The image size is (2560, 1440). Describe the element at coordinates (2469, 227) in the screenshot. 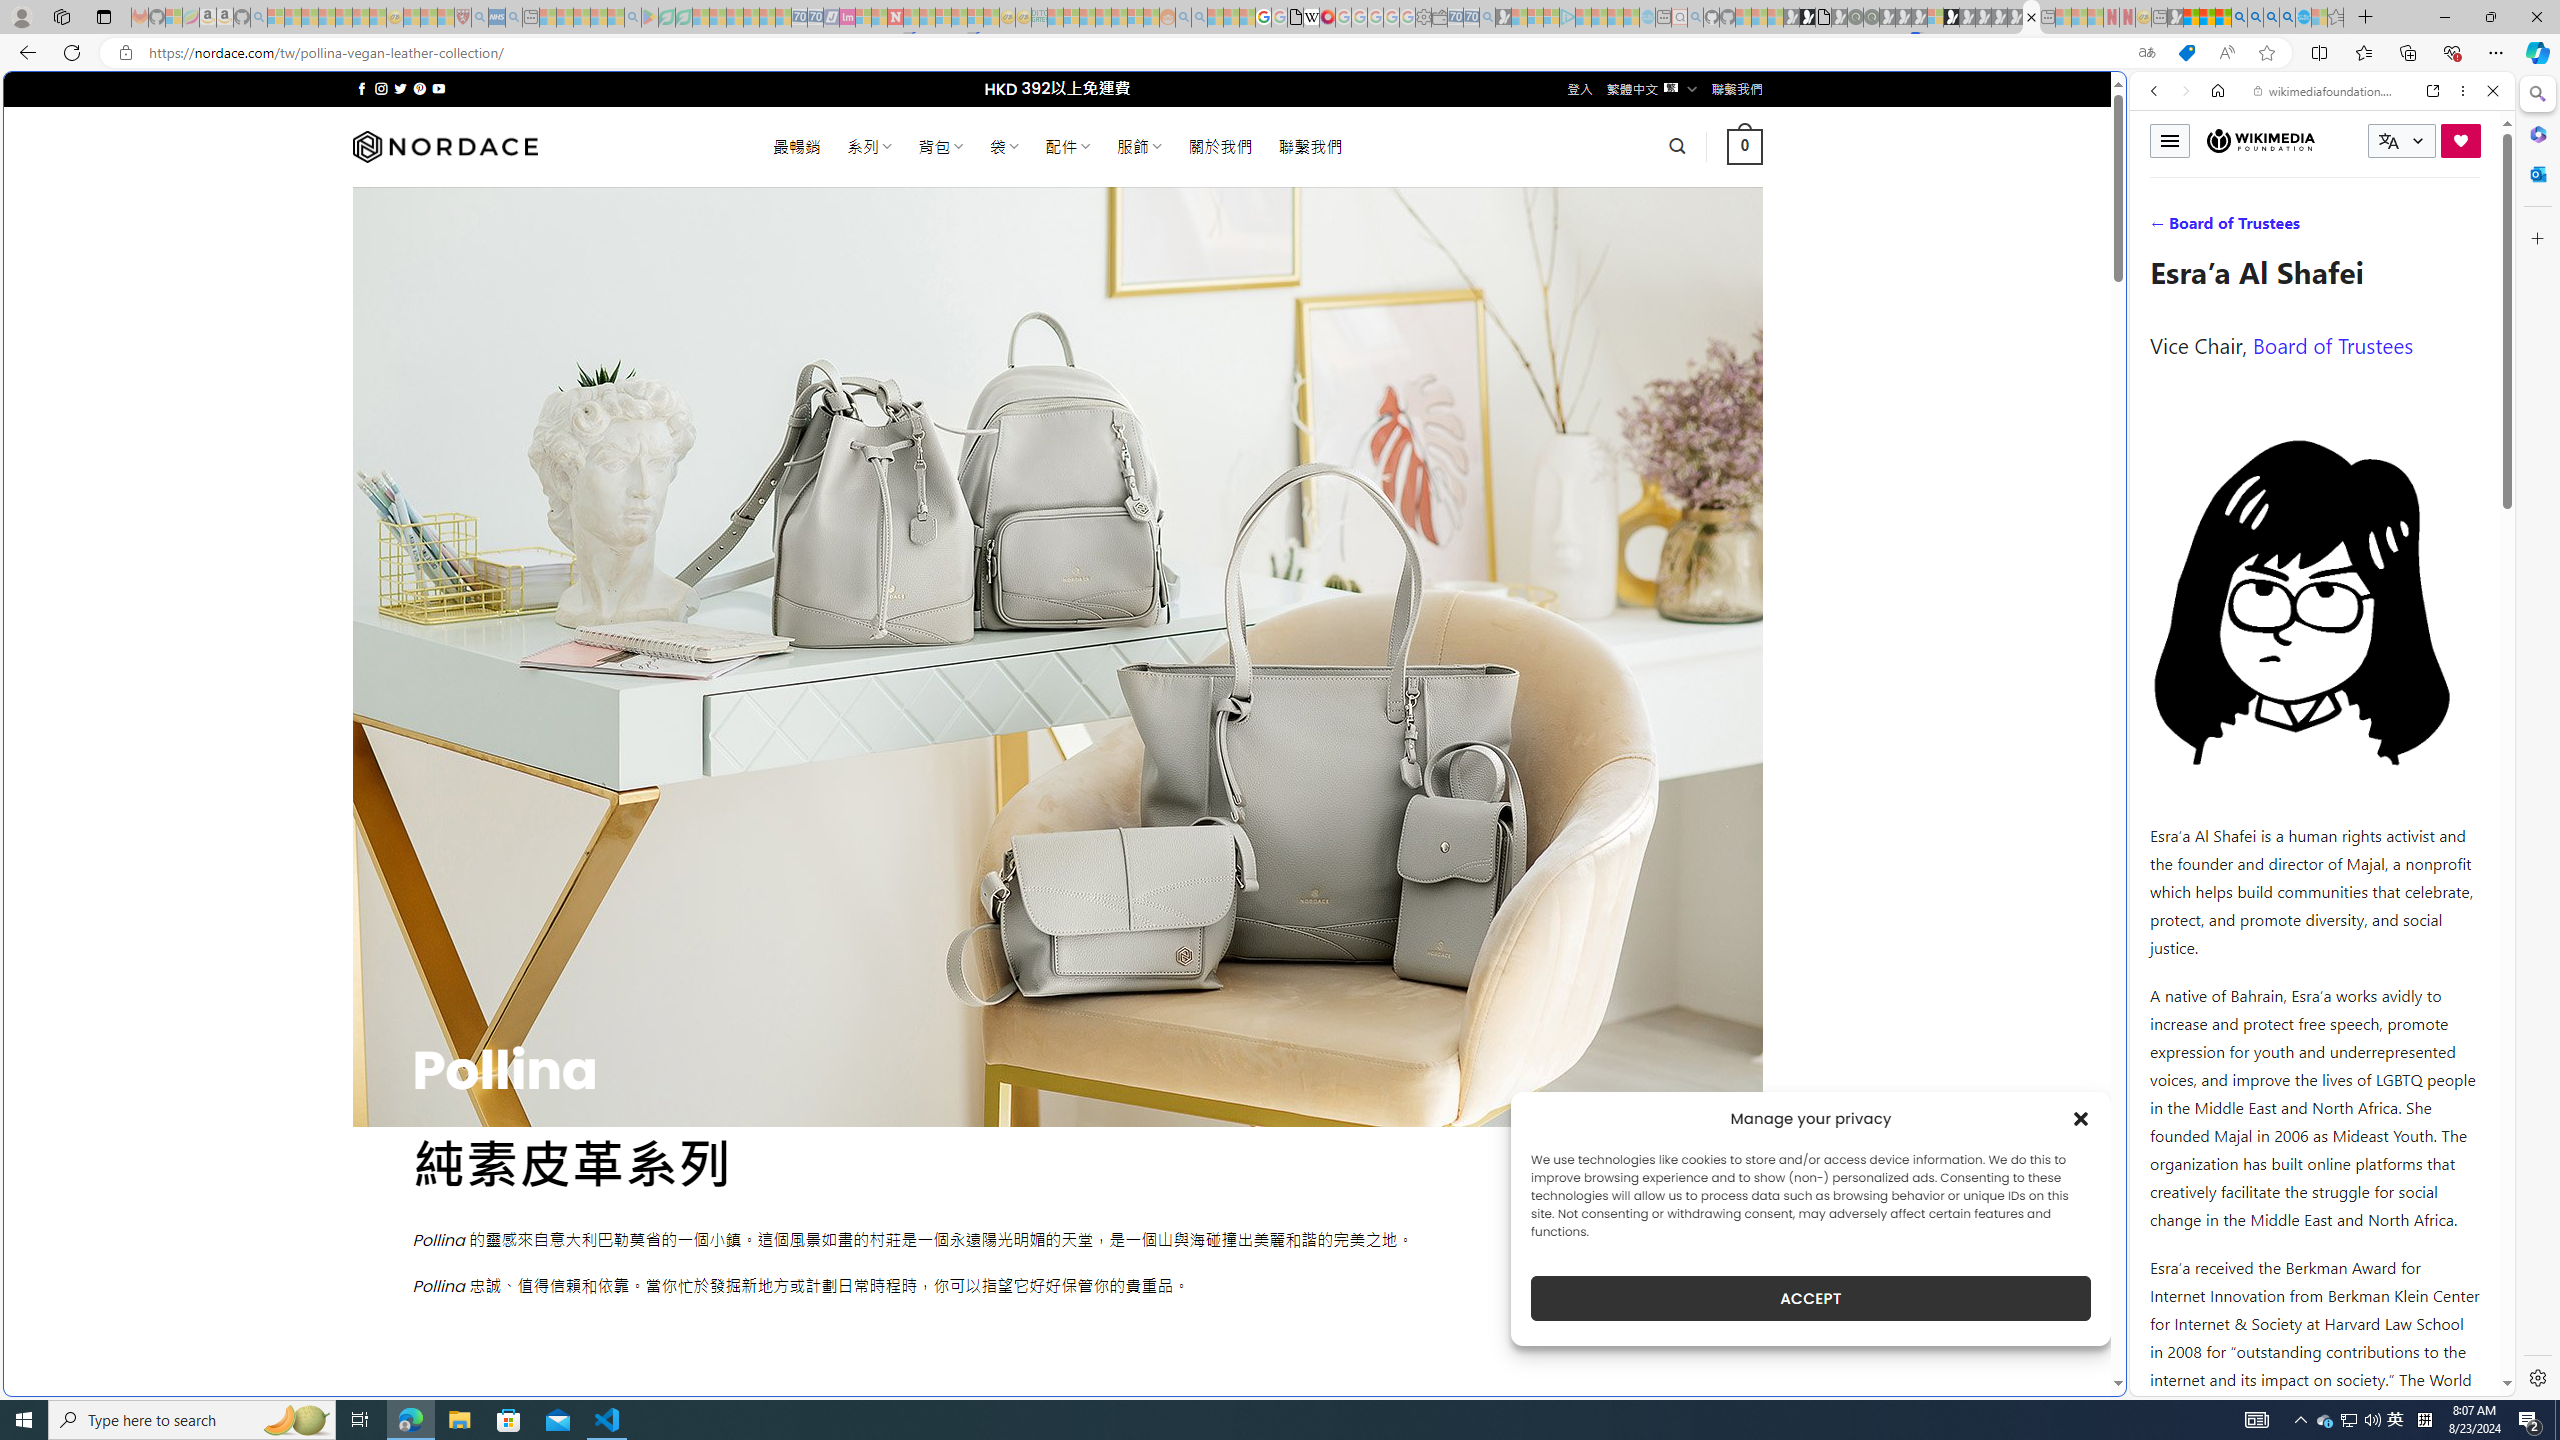

I see `'Preferences'` at that location.